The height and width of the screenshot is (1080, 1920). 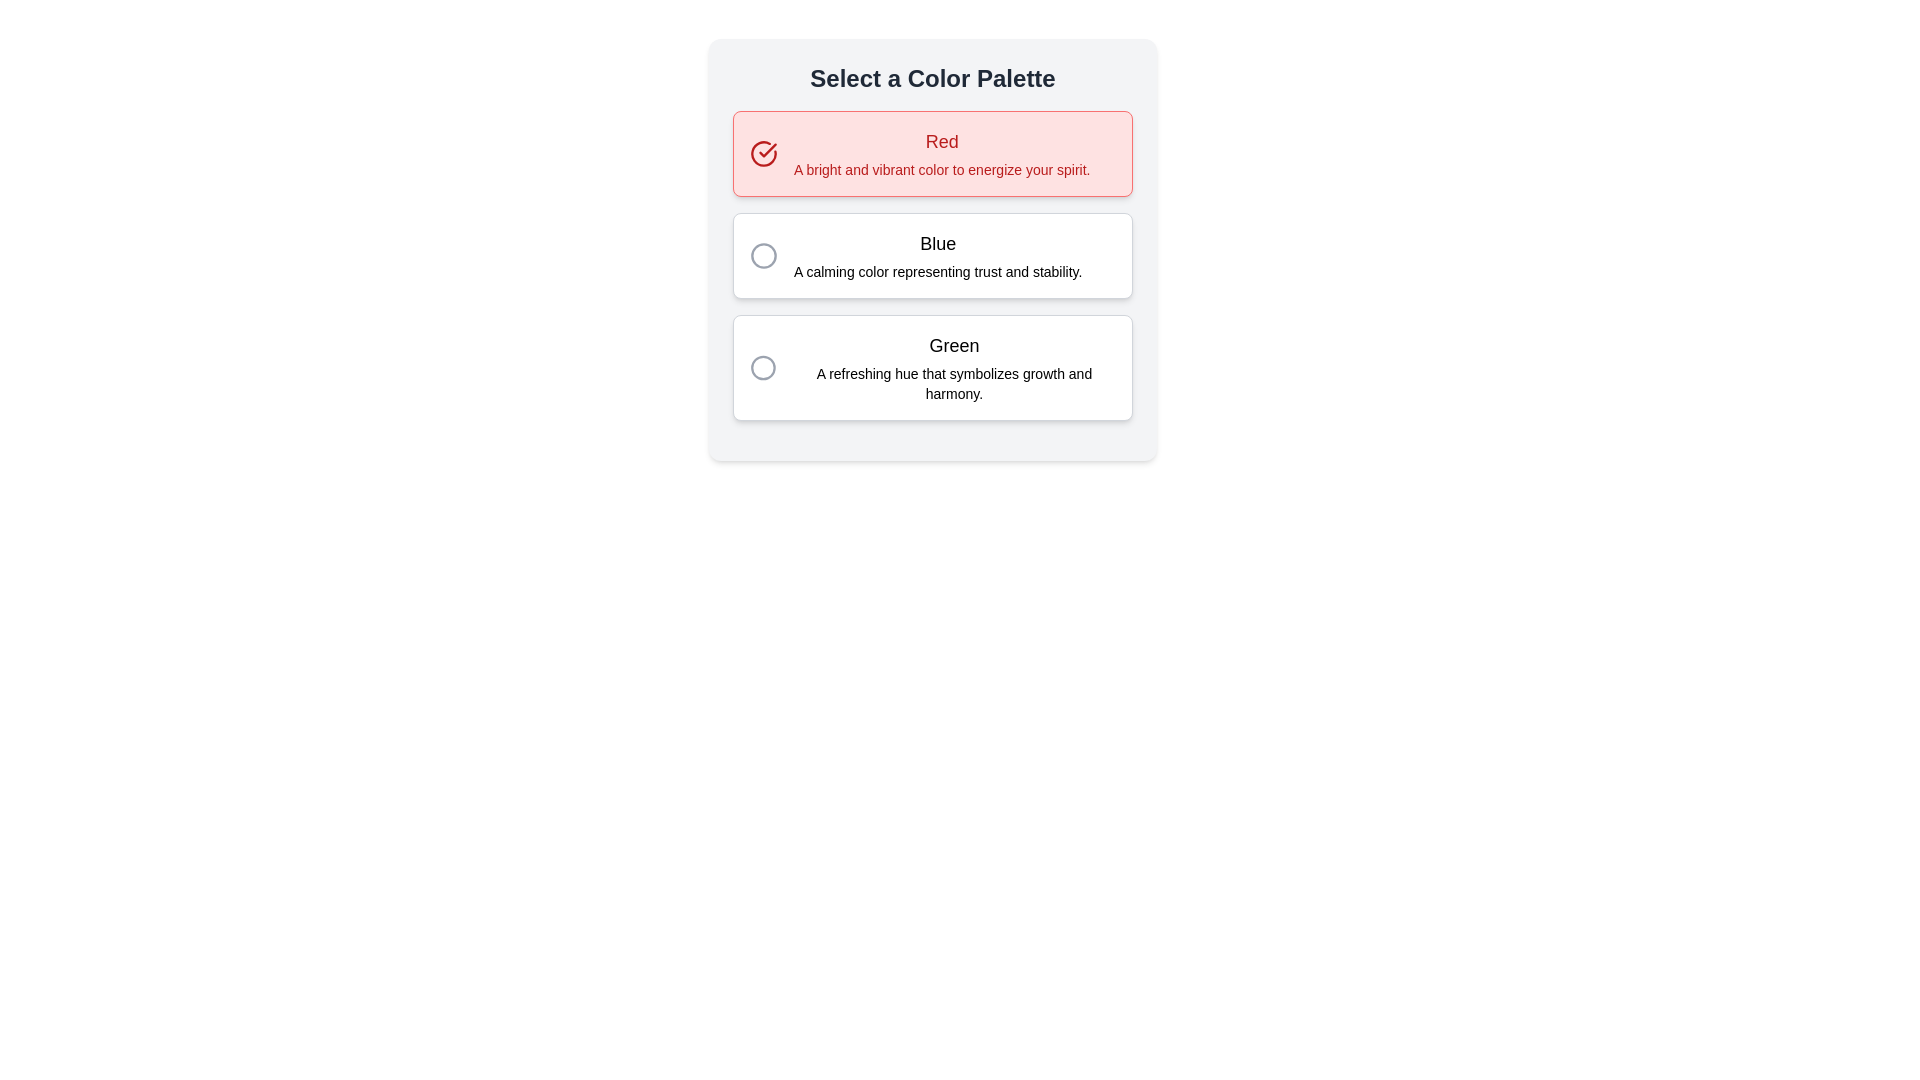 What do you see at coordinates (931, 254) in the screenshot?
I see `the 'Blue' color palette selectable card option, which is the second` at bounding box center [931, 254].